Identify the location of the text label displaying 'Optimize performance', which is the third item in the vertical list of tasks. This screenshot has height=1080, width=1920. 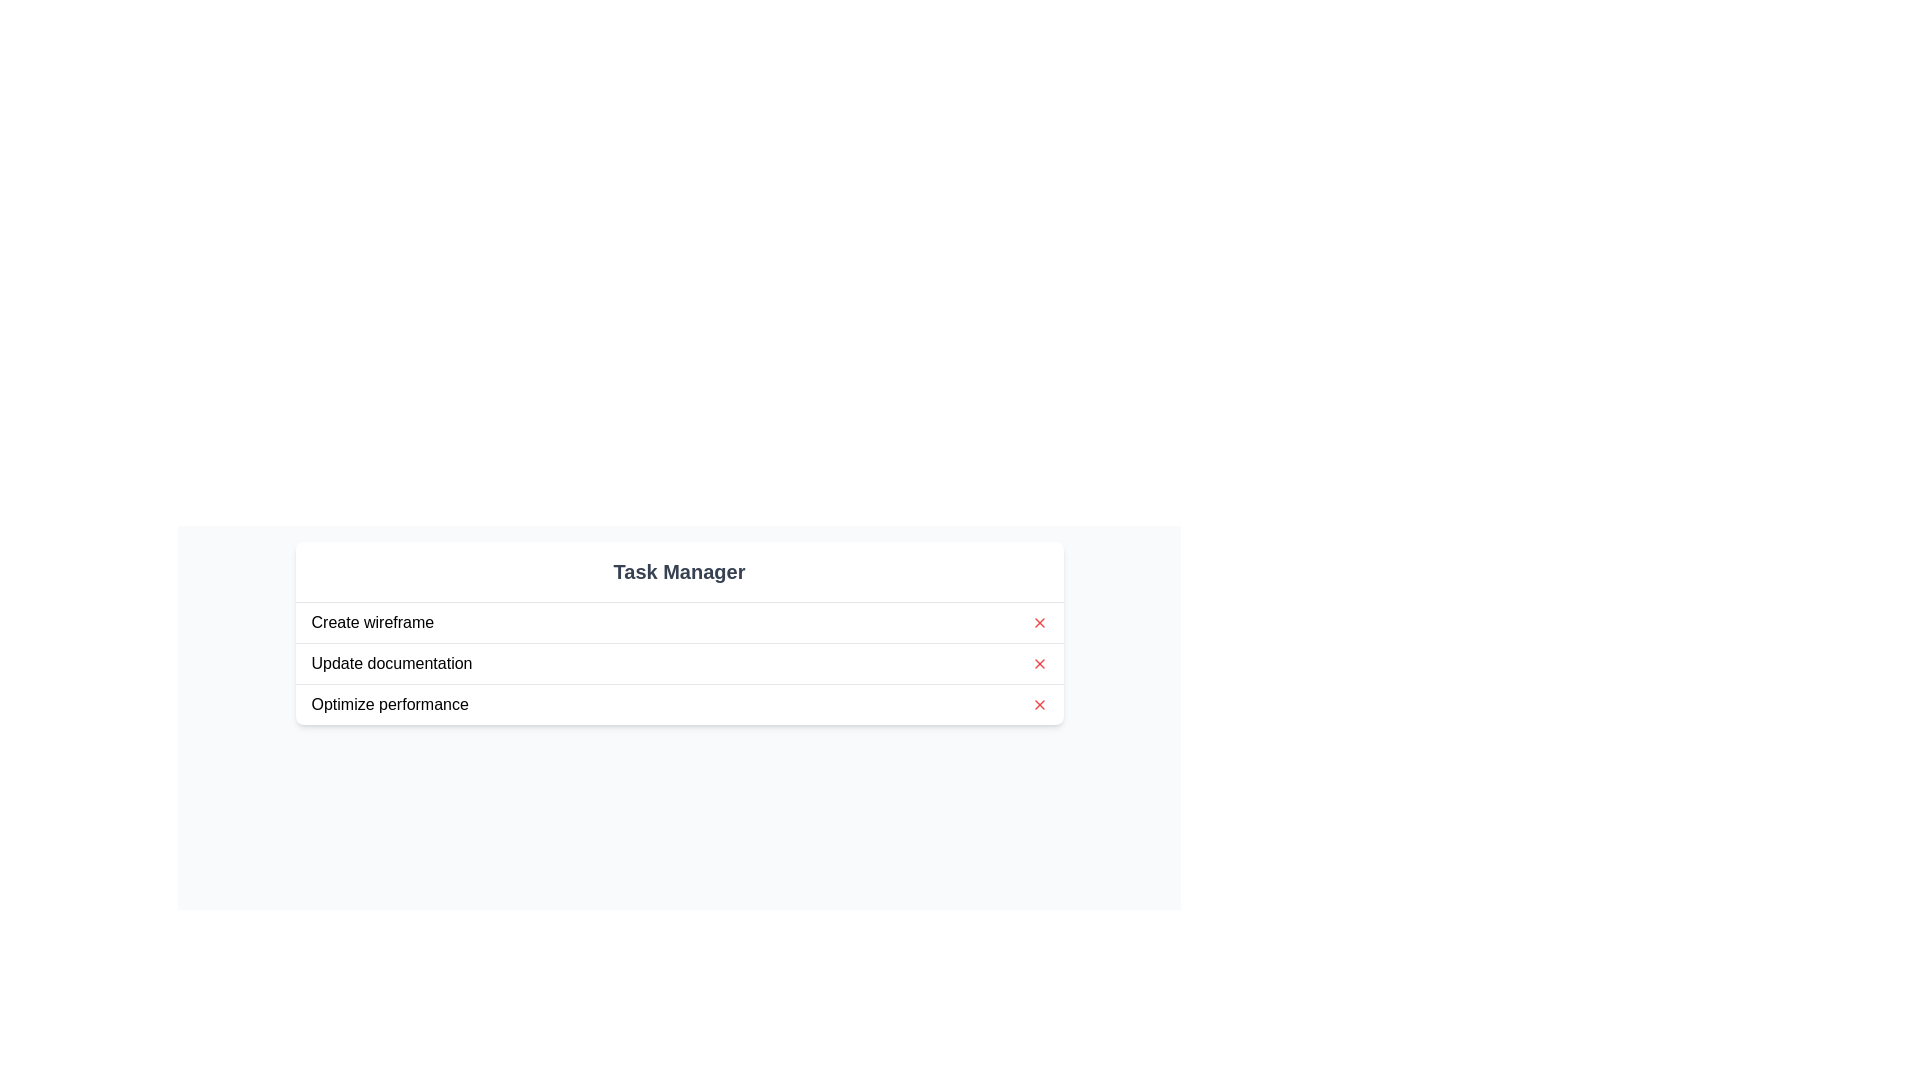
(390, 704).